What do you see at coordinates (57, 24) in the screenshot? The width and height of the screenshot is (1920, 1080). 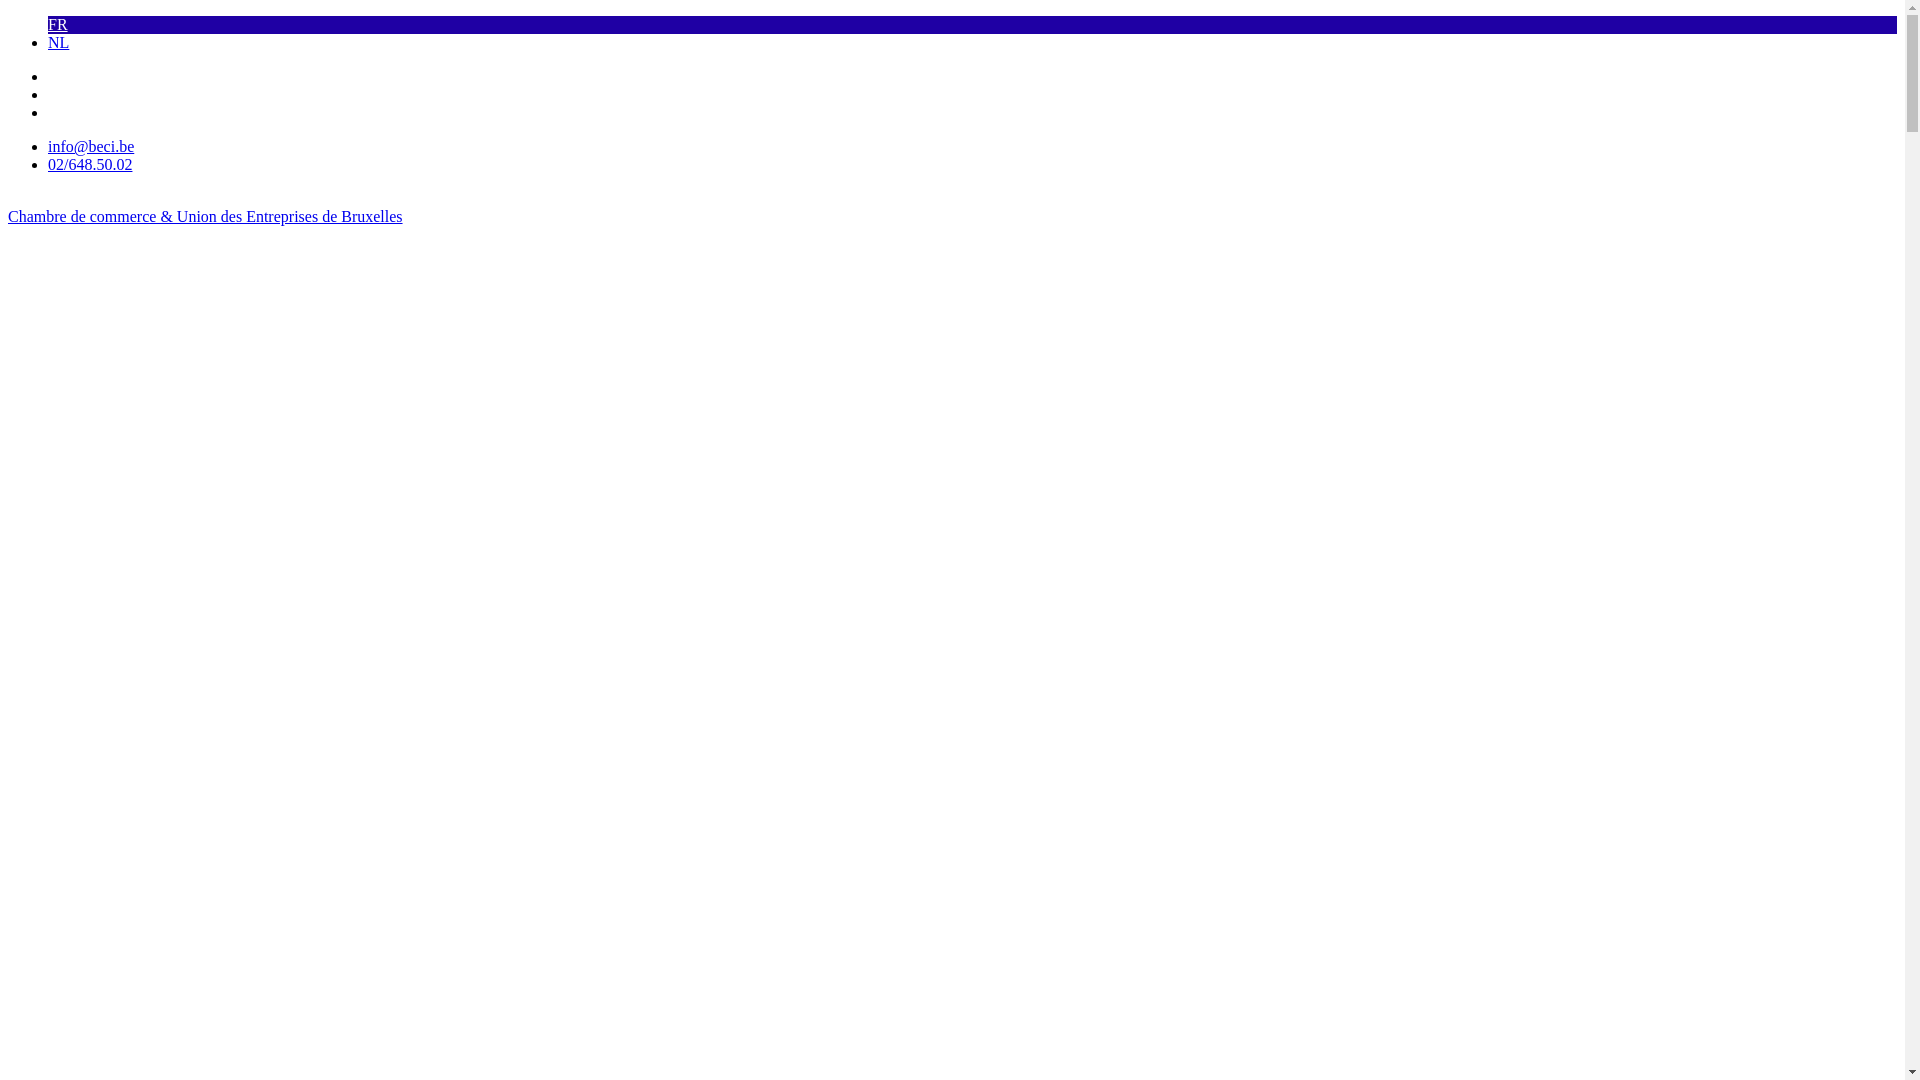 I see `'FR'` at bounding box center [57, 24].